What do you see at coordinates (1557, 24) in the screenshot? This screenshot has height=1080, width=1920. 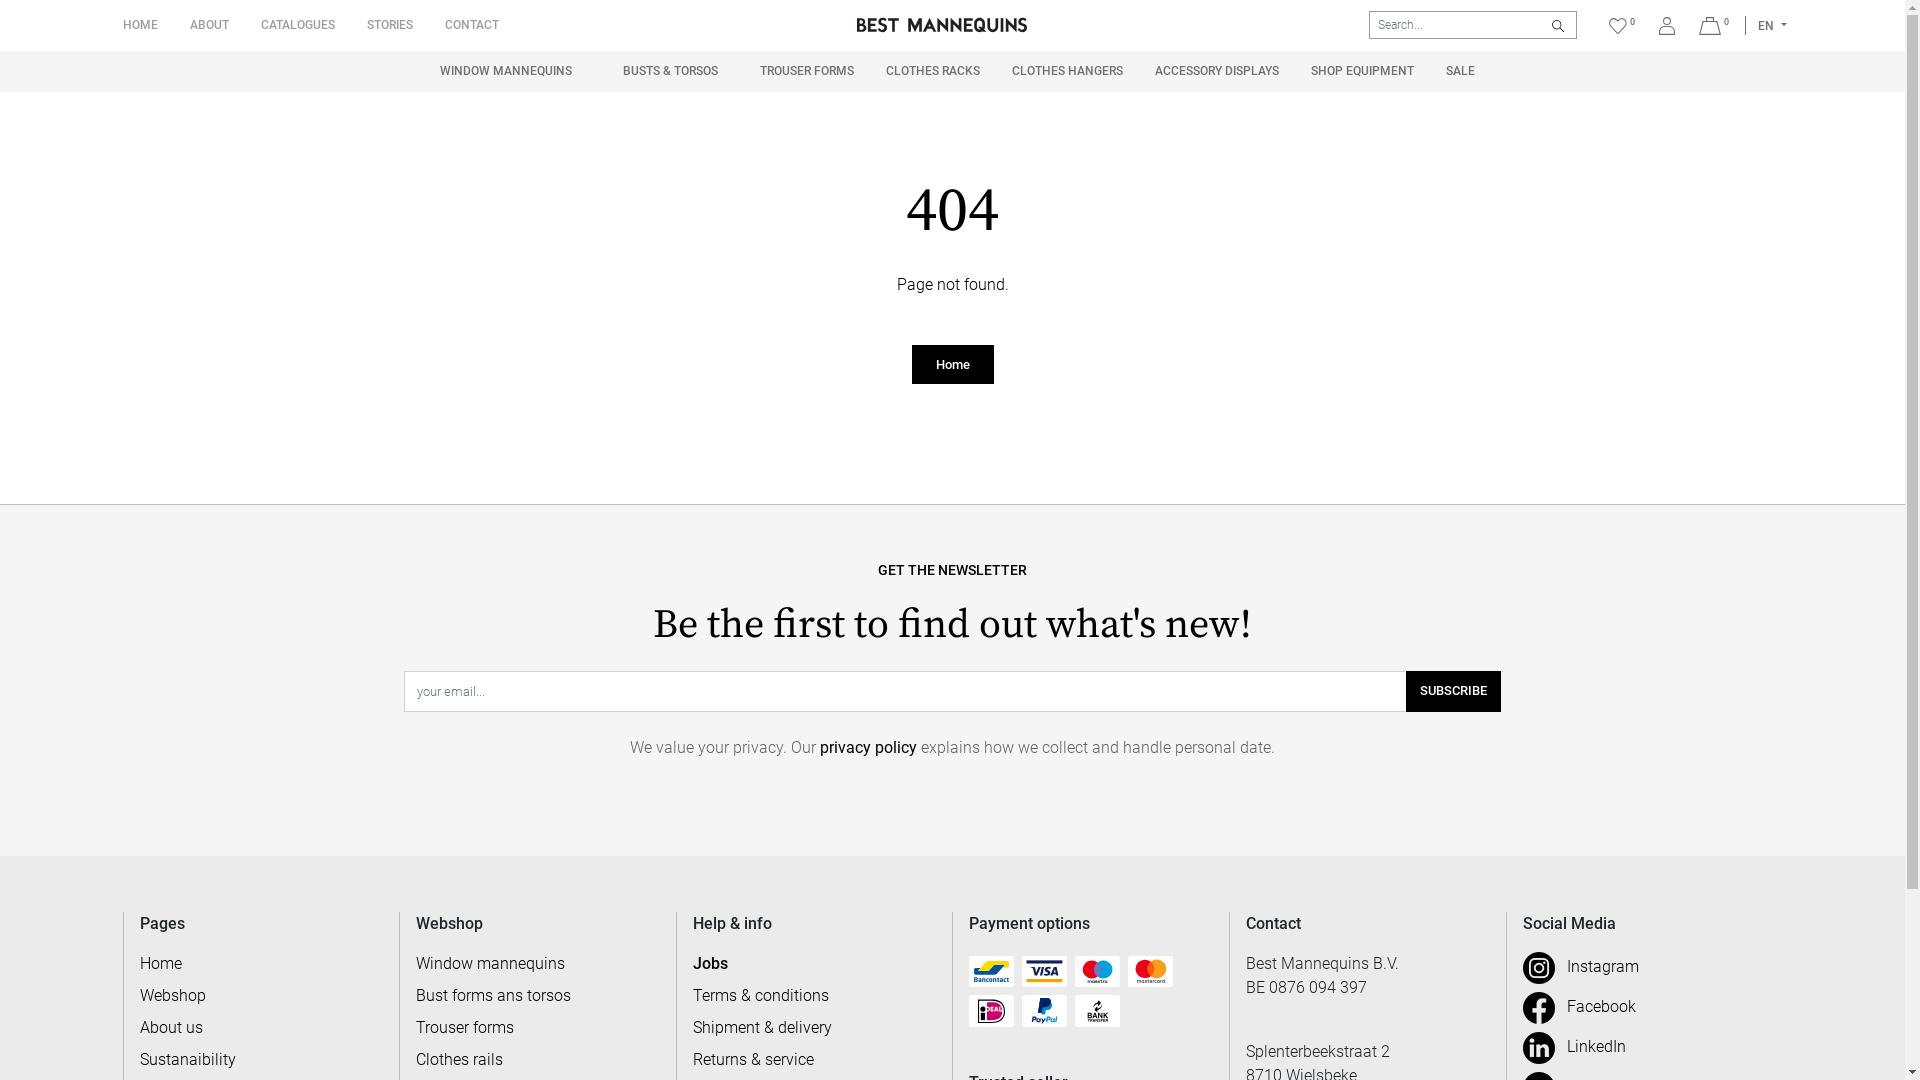 I see `'Search'` at bounding box center [1557, 24].